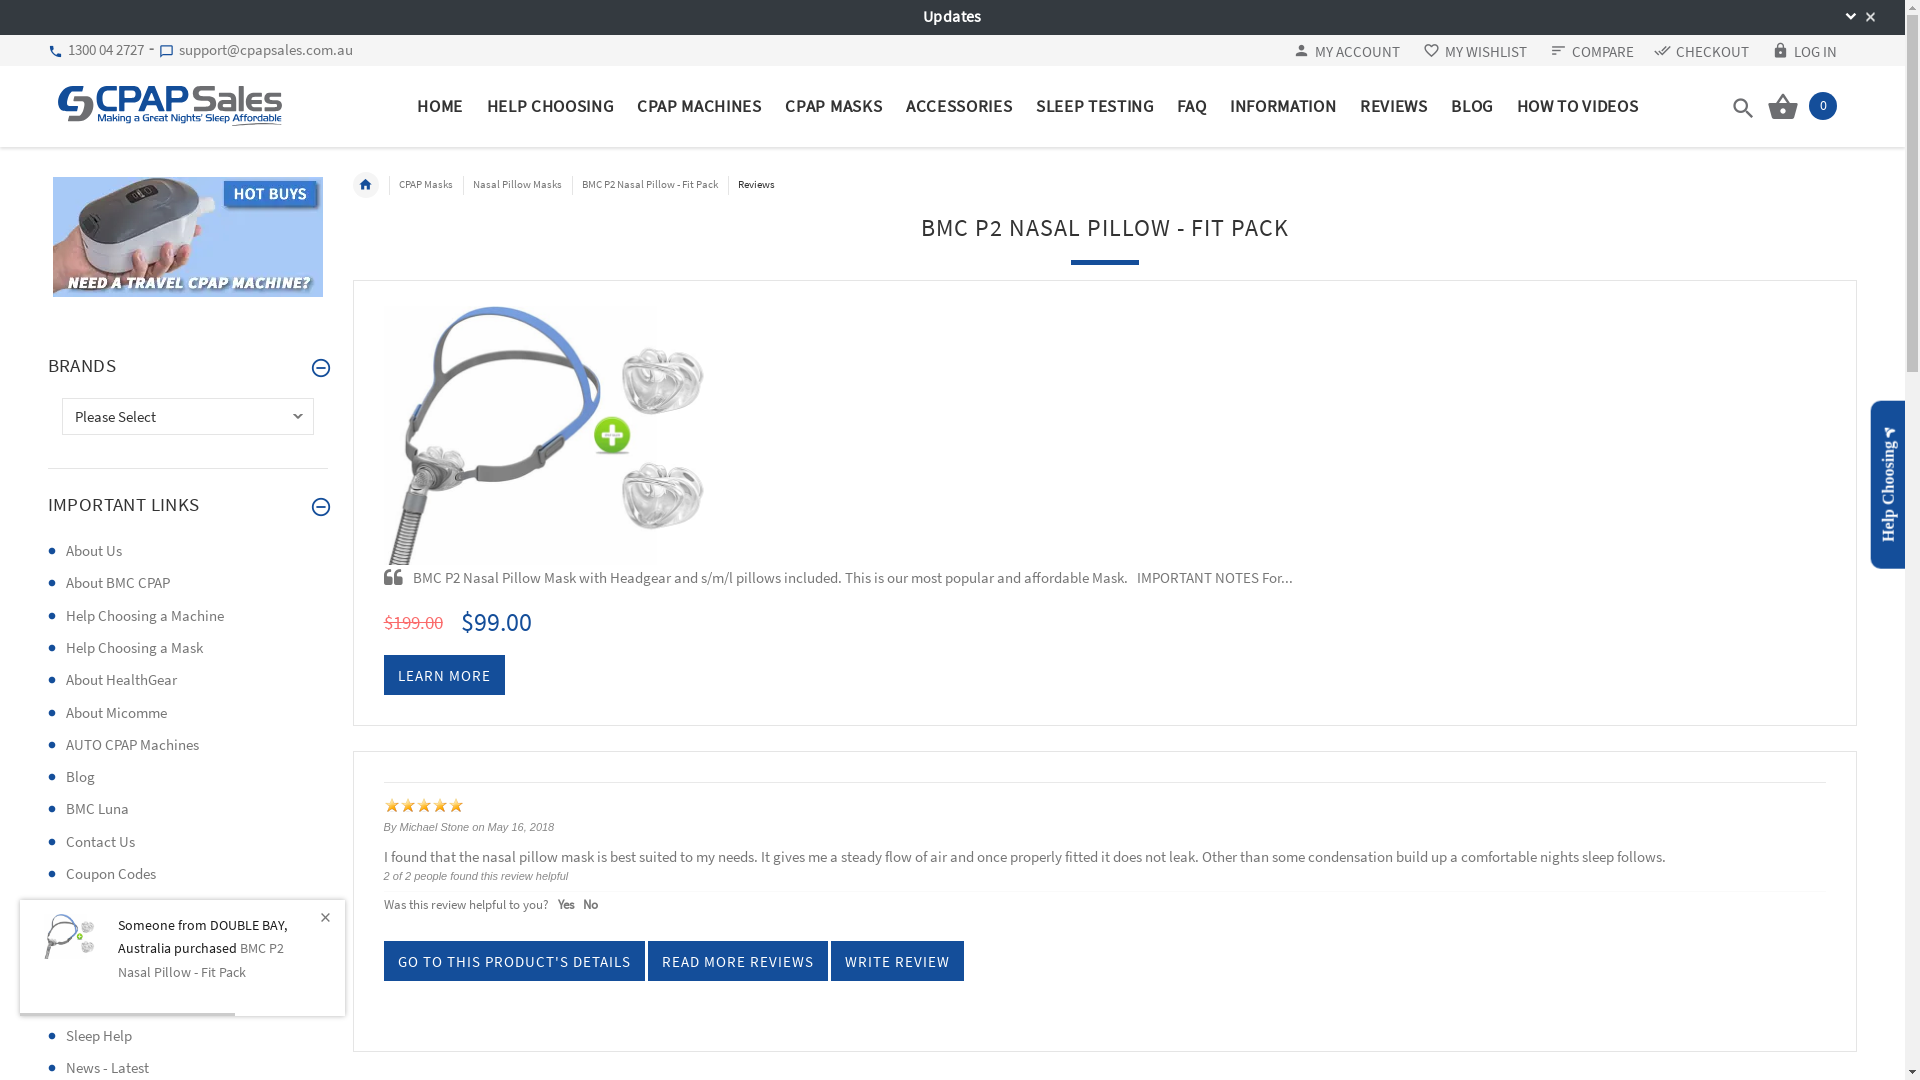 This screenshot has width=1920, height=1080. What do you see at coordinates (623, 106) in the screenshot?
I see `'CPAP MACHINES'` at bounding box center [623, 106].